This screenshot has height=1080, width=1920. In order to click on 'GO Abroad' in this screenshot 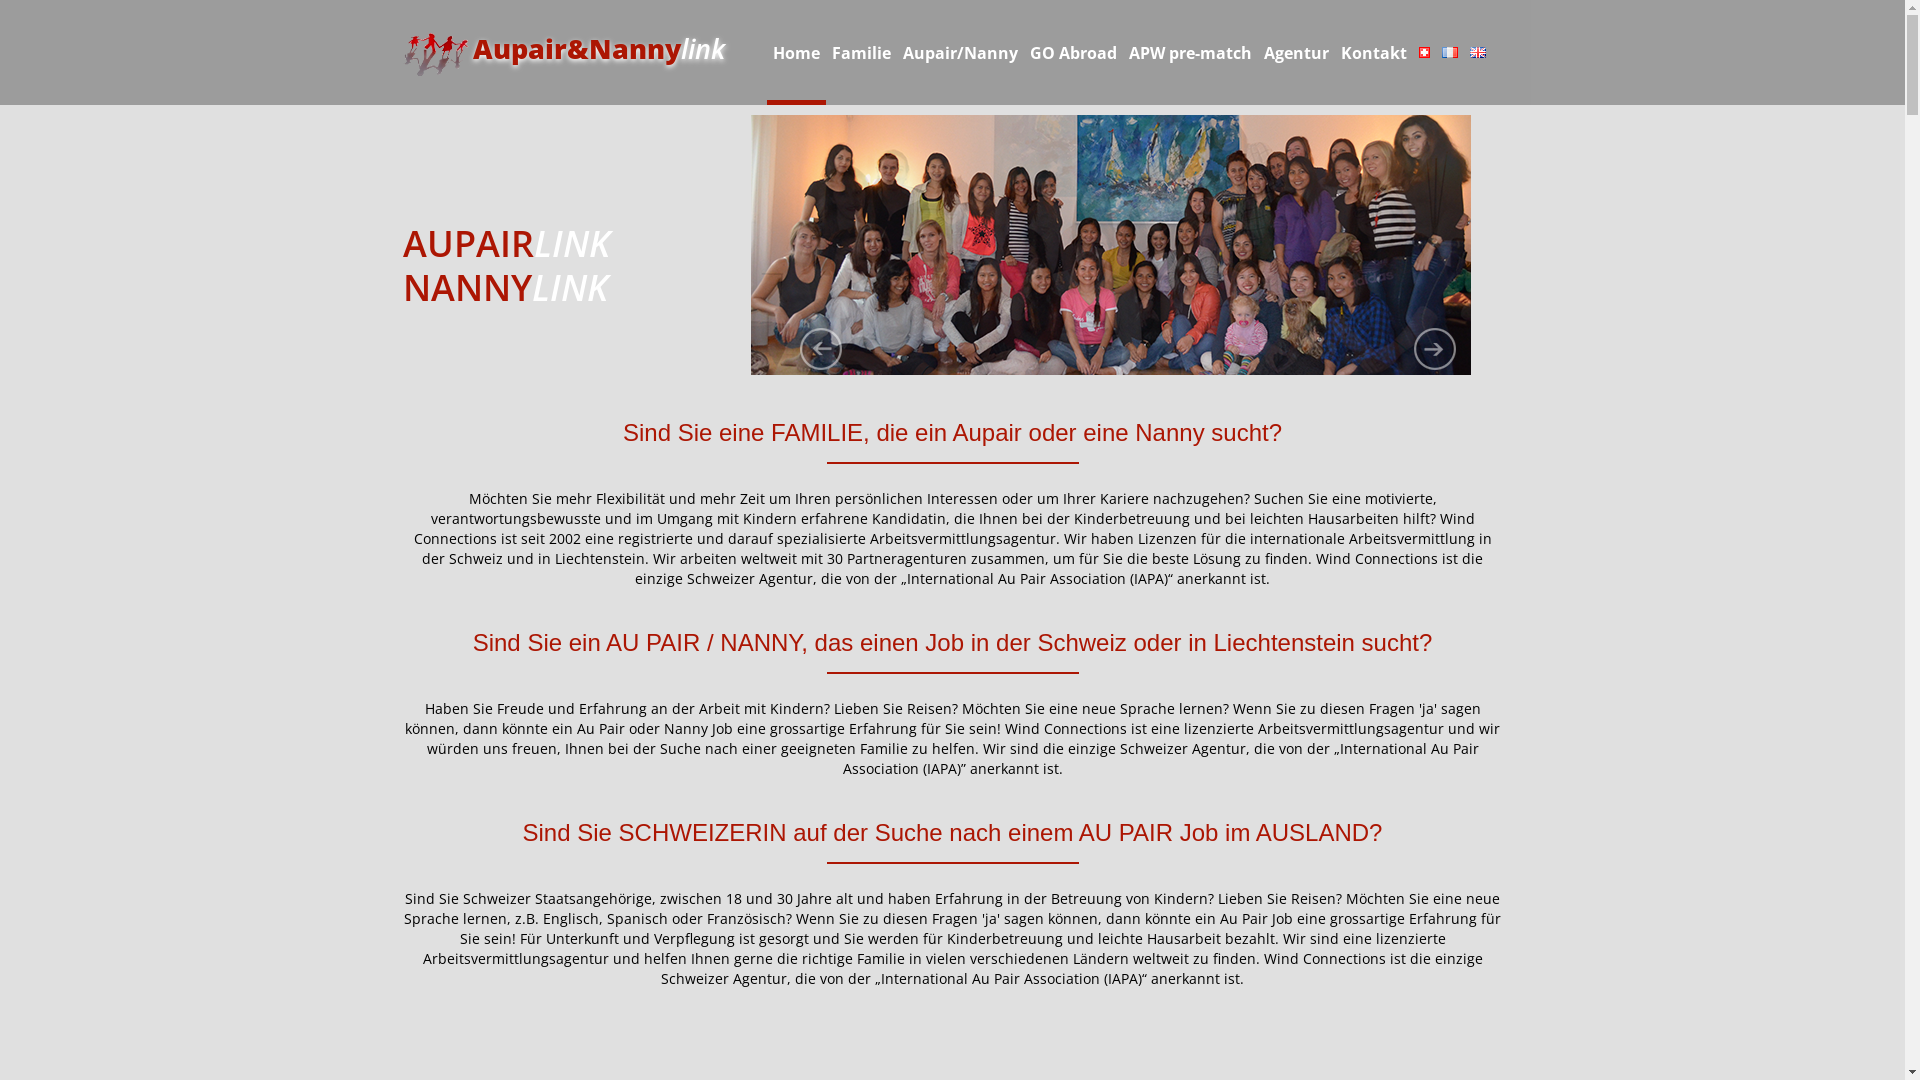, I will do `click(1072, 49)`.